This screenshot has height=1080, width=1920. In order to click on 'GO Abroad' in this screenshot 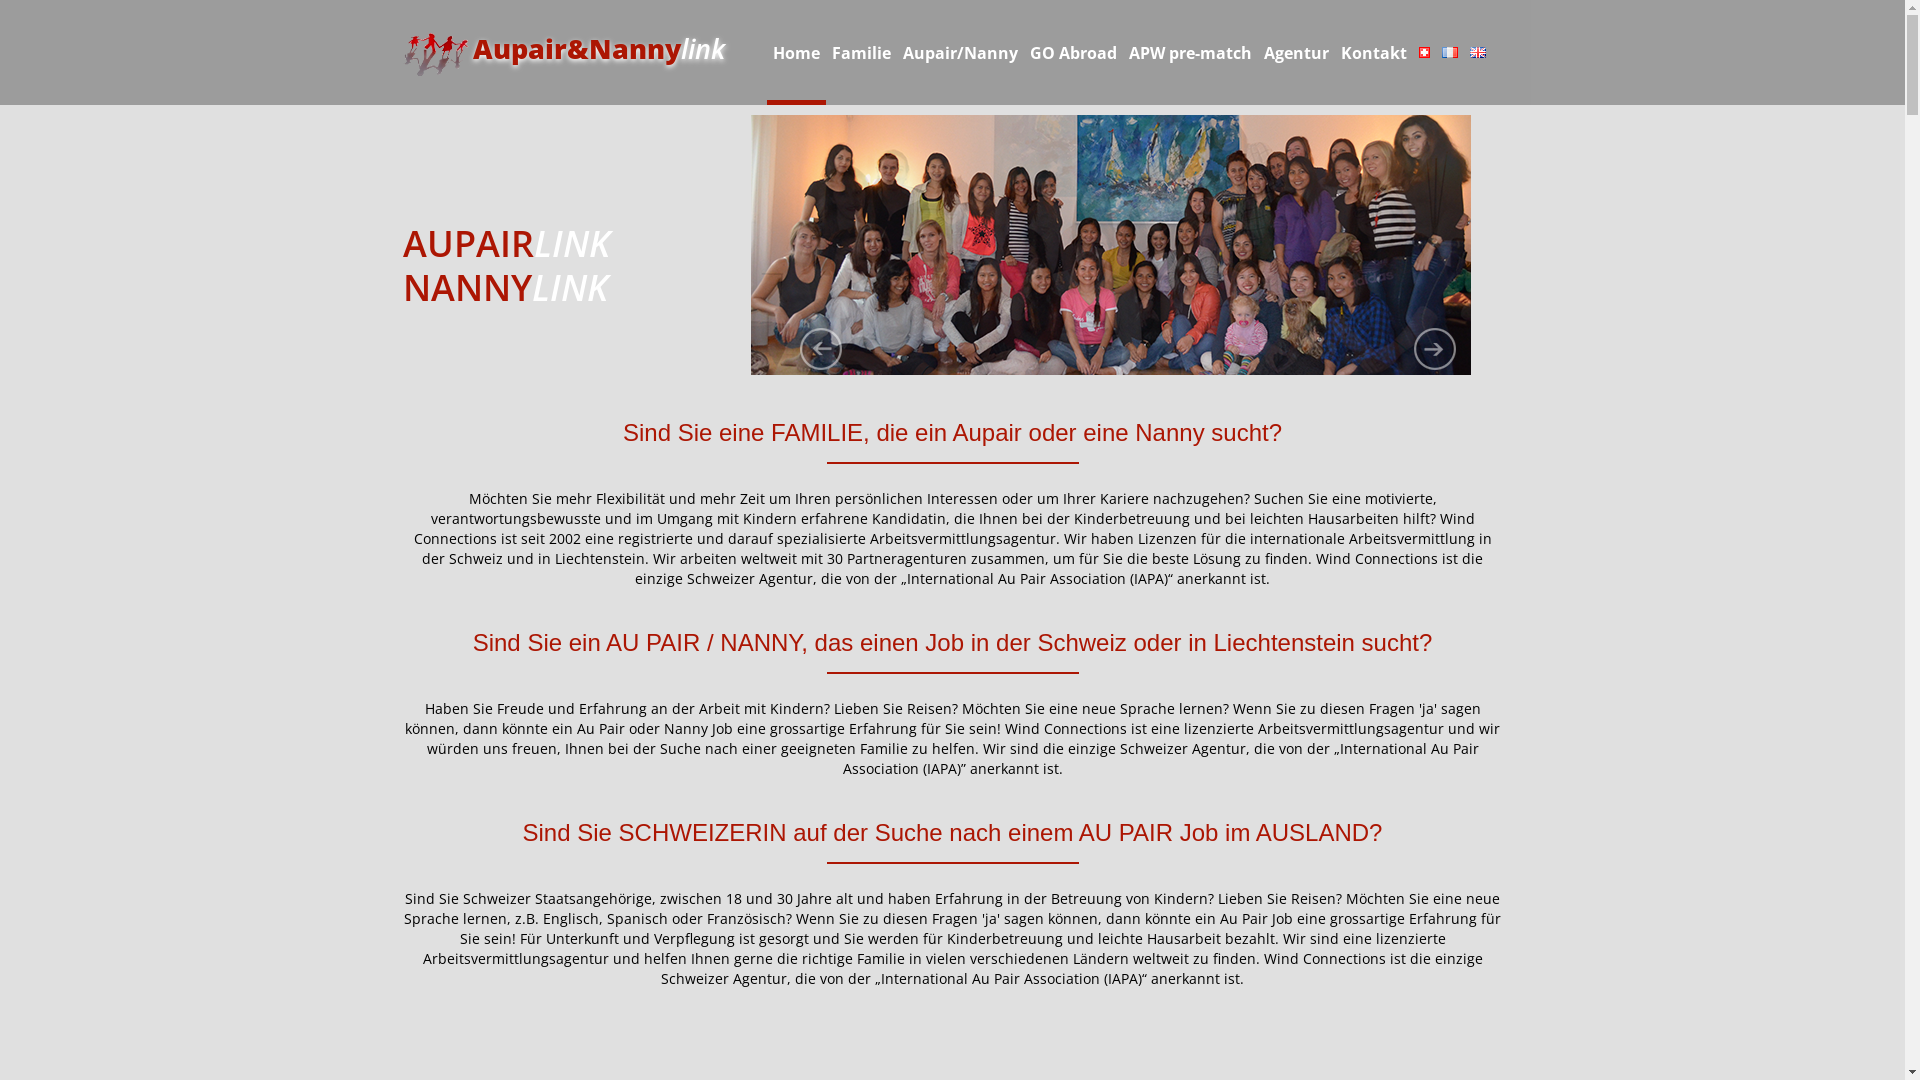, I will do `click(1072, 49)`.